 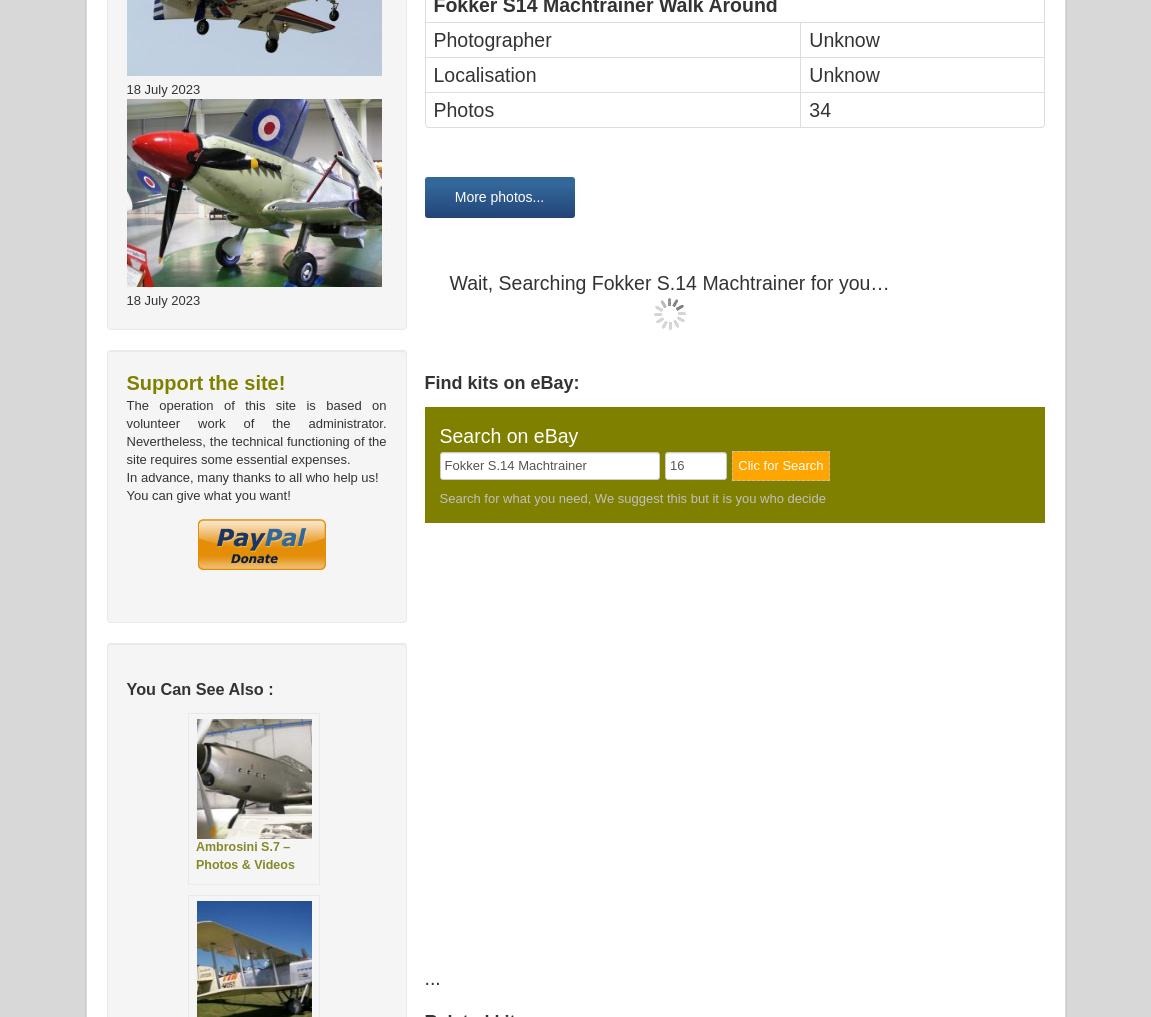 I want to click on 'Ambrosini S.7 – Photos & Videos', so click(x=196, y=855).